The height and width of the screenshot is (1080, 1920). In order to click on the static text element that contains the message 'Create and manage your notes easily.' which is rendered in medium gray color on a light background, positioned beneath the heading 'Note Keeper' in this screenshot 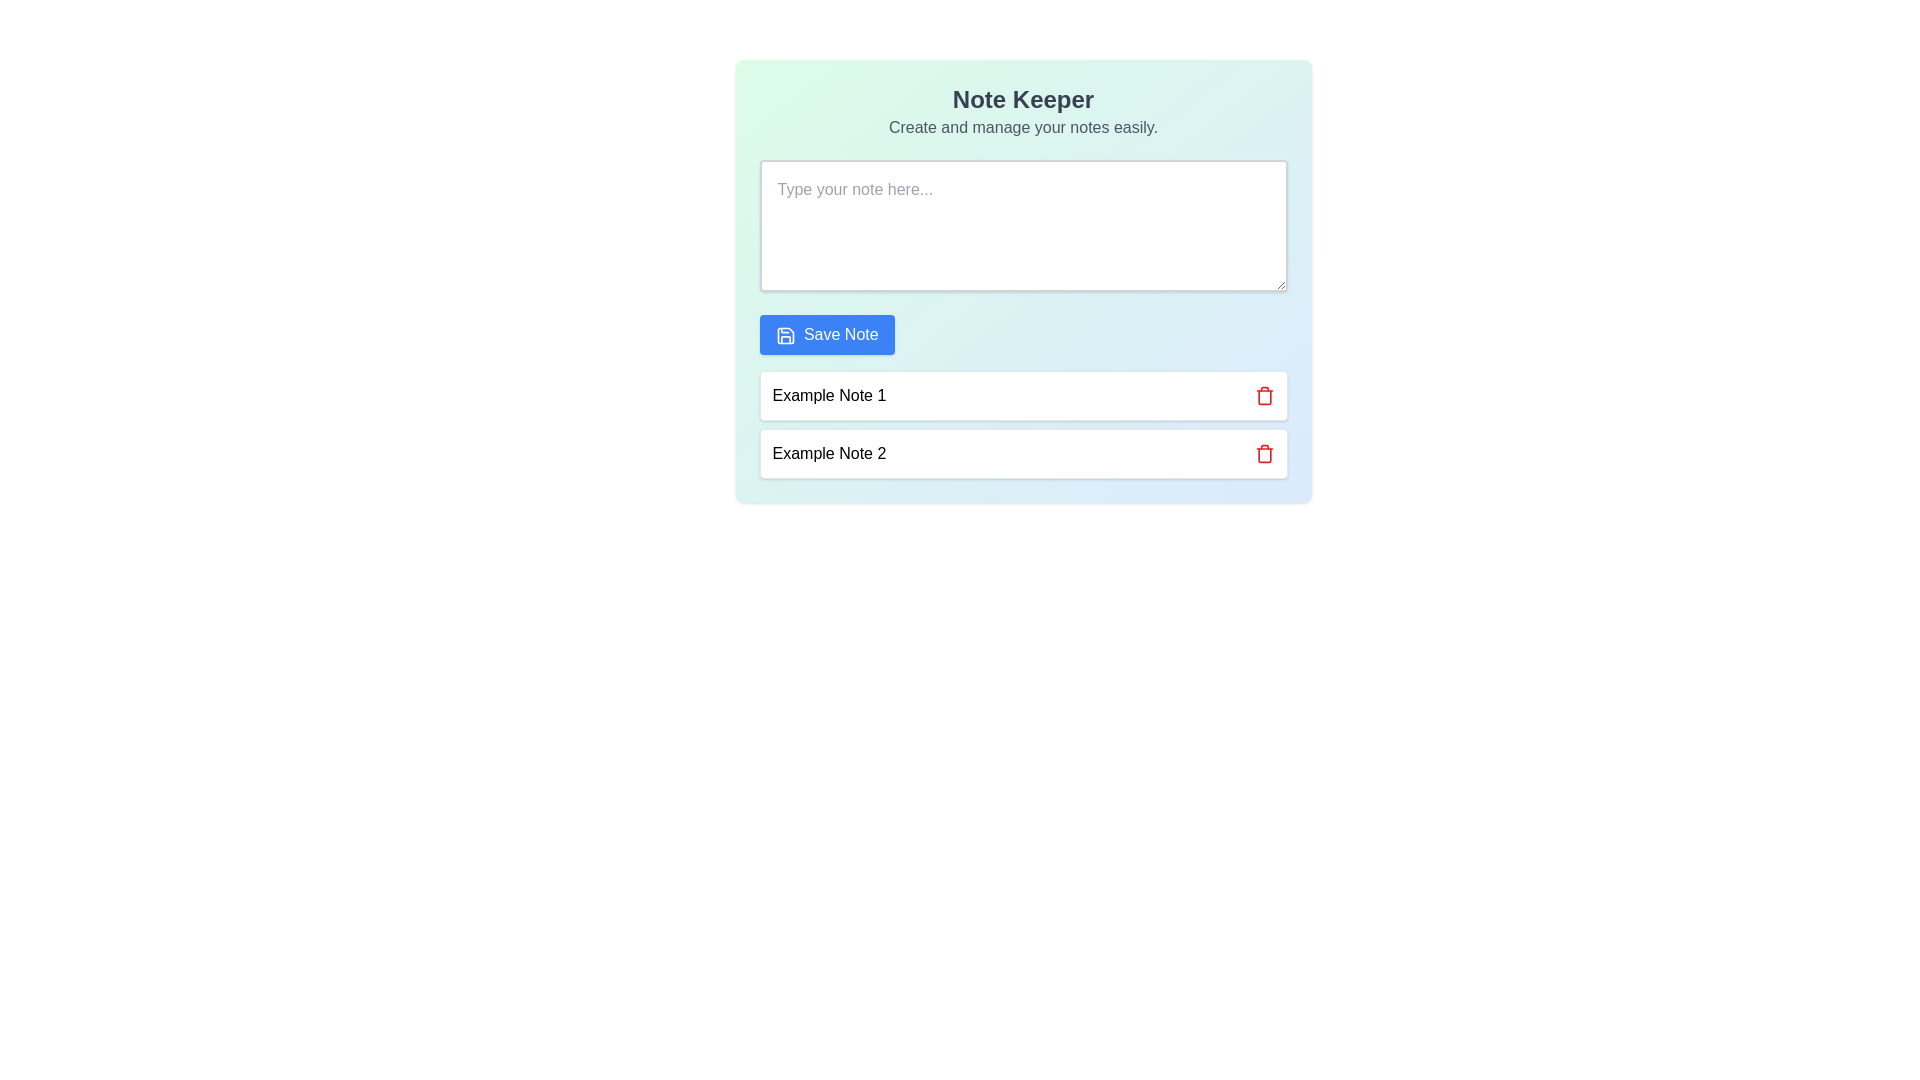, I will do `click(1023, 127)`.